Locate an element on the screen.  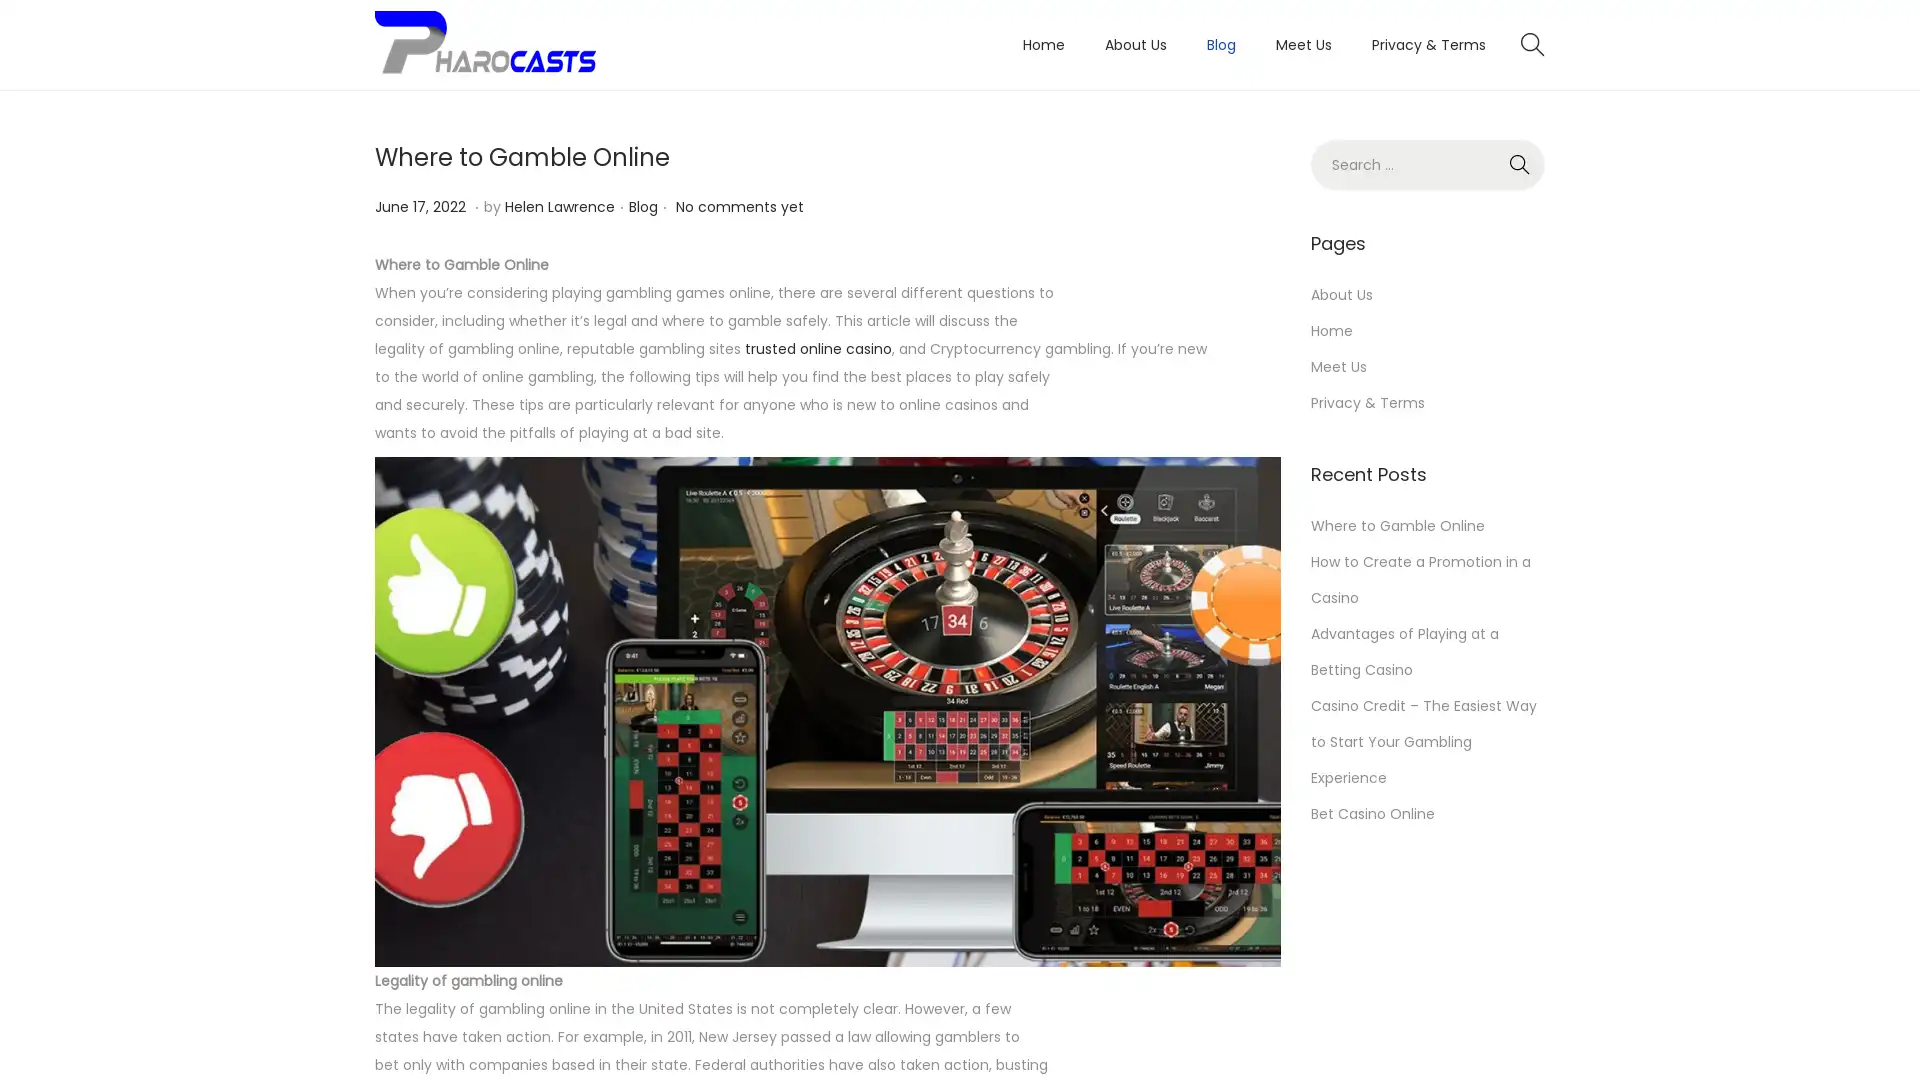
Search is located at coordinates (1520, 164).